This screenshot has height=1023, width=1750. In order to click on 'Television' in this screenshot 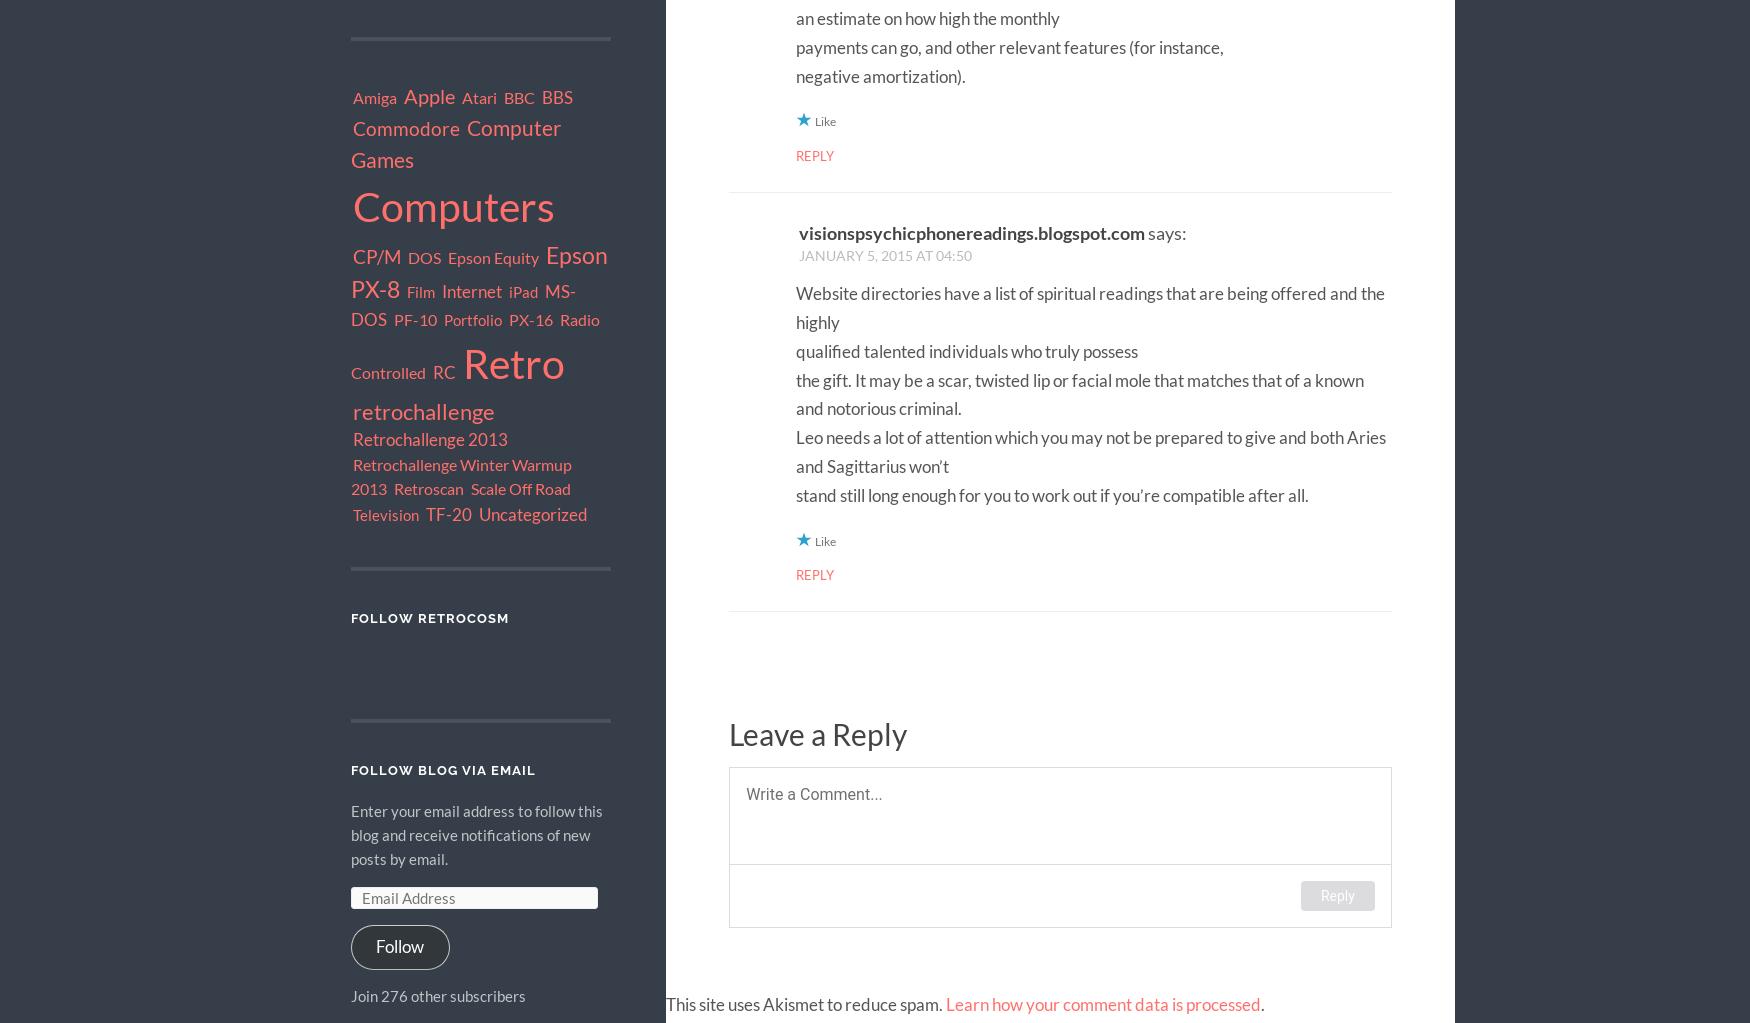, I will do `click(384, 512)`.